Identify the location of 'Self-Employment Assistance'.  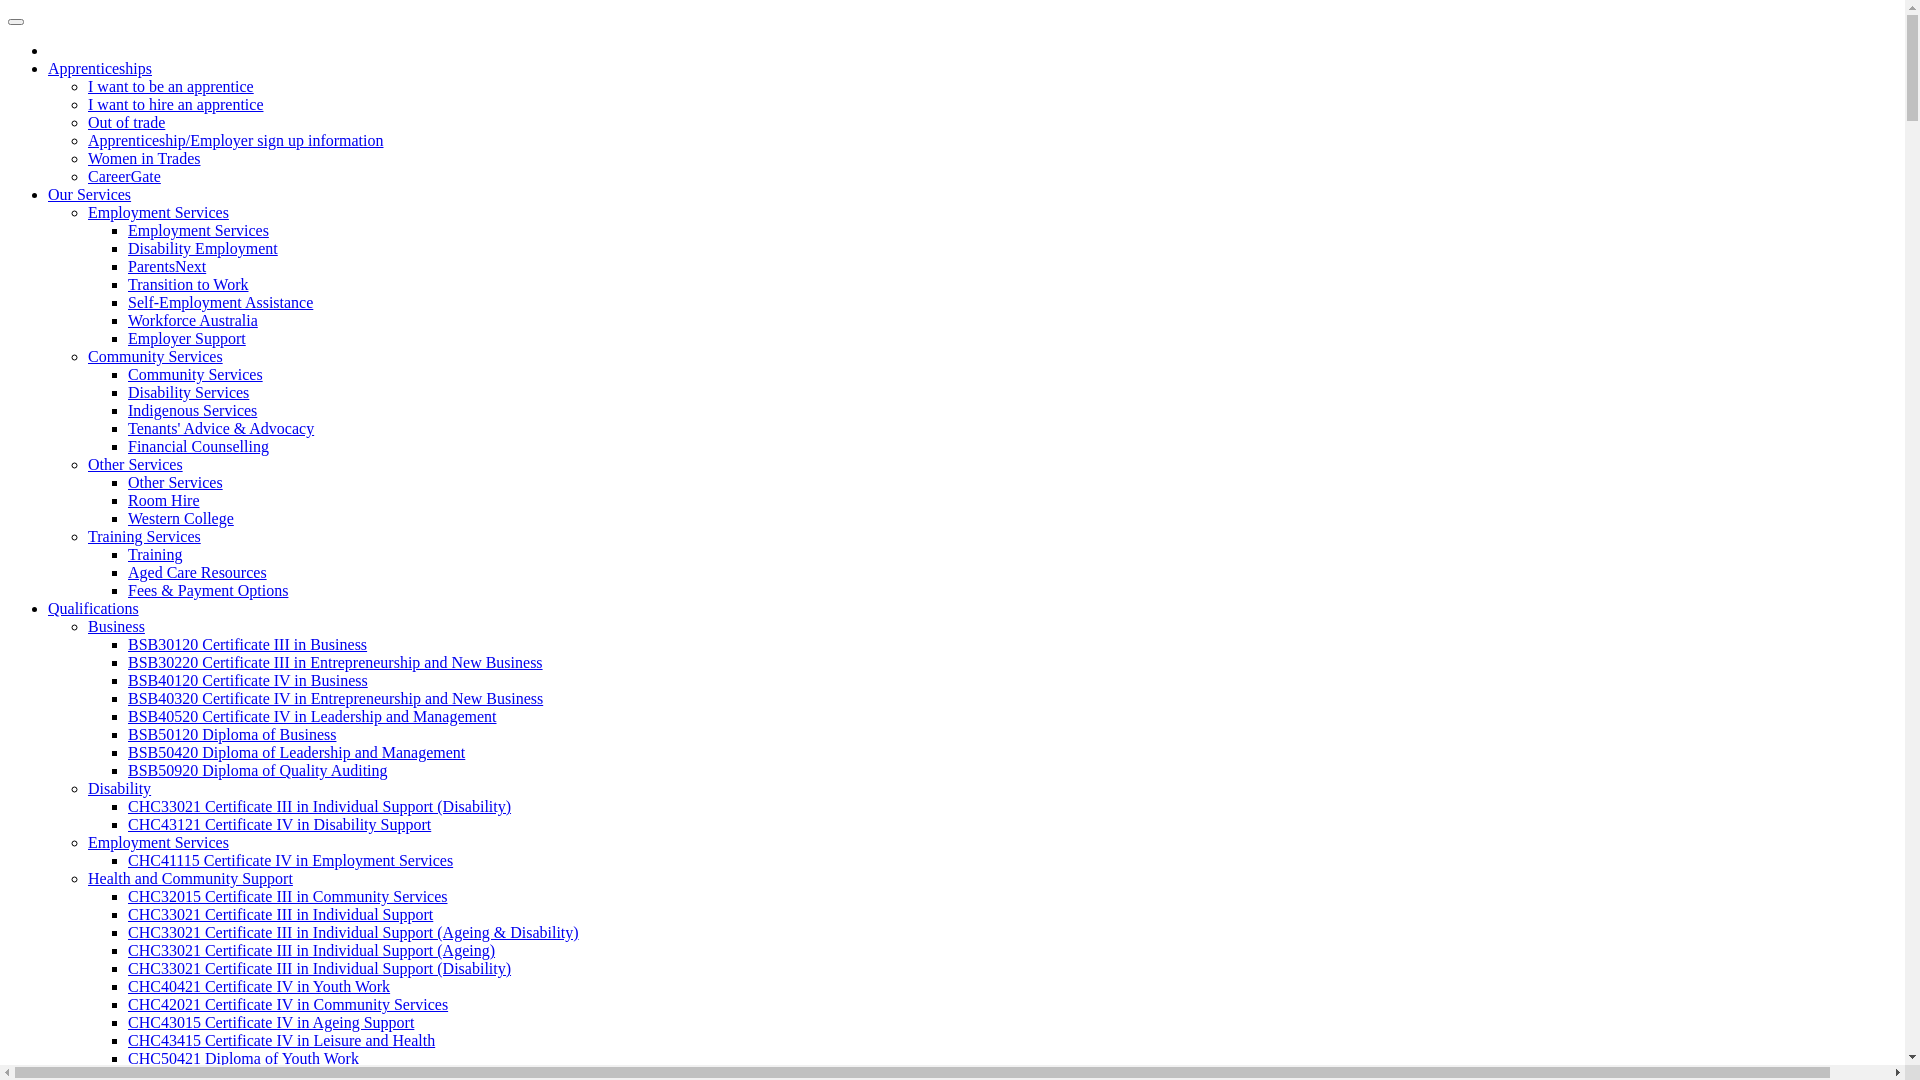
(127, 302).